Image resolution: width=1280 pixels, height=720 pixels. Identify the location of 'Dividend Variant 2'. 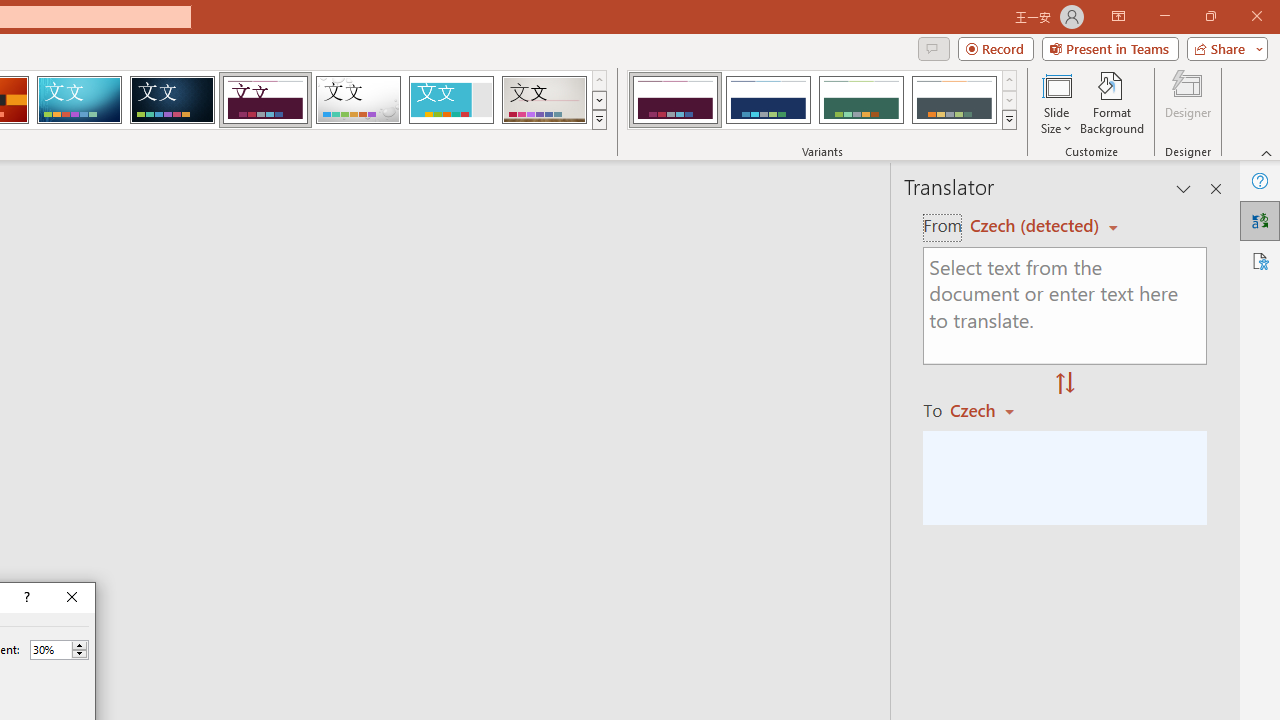
(767, 100).